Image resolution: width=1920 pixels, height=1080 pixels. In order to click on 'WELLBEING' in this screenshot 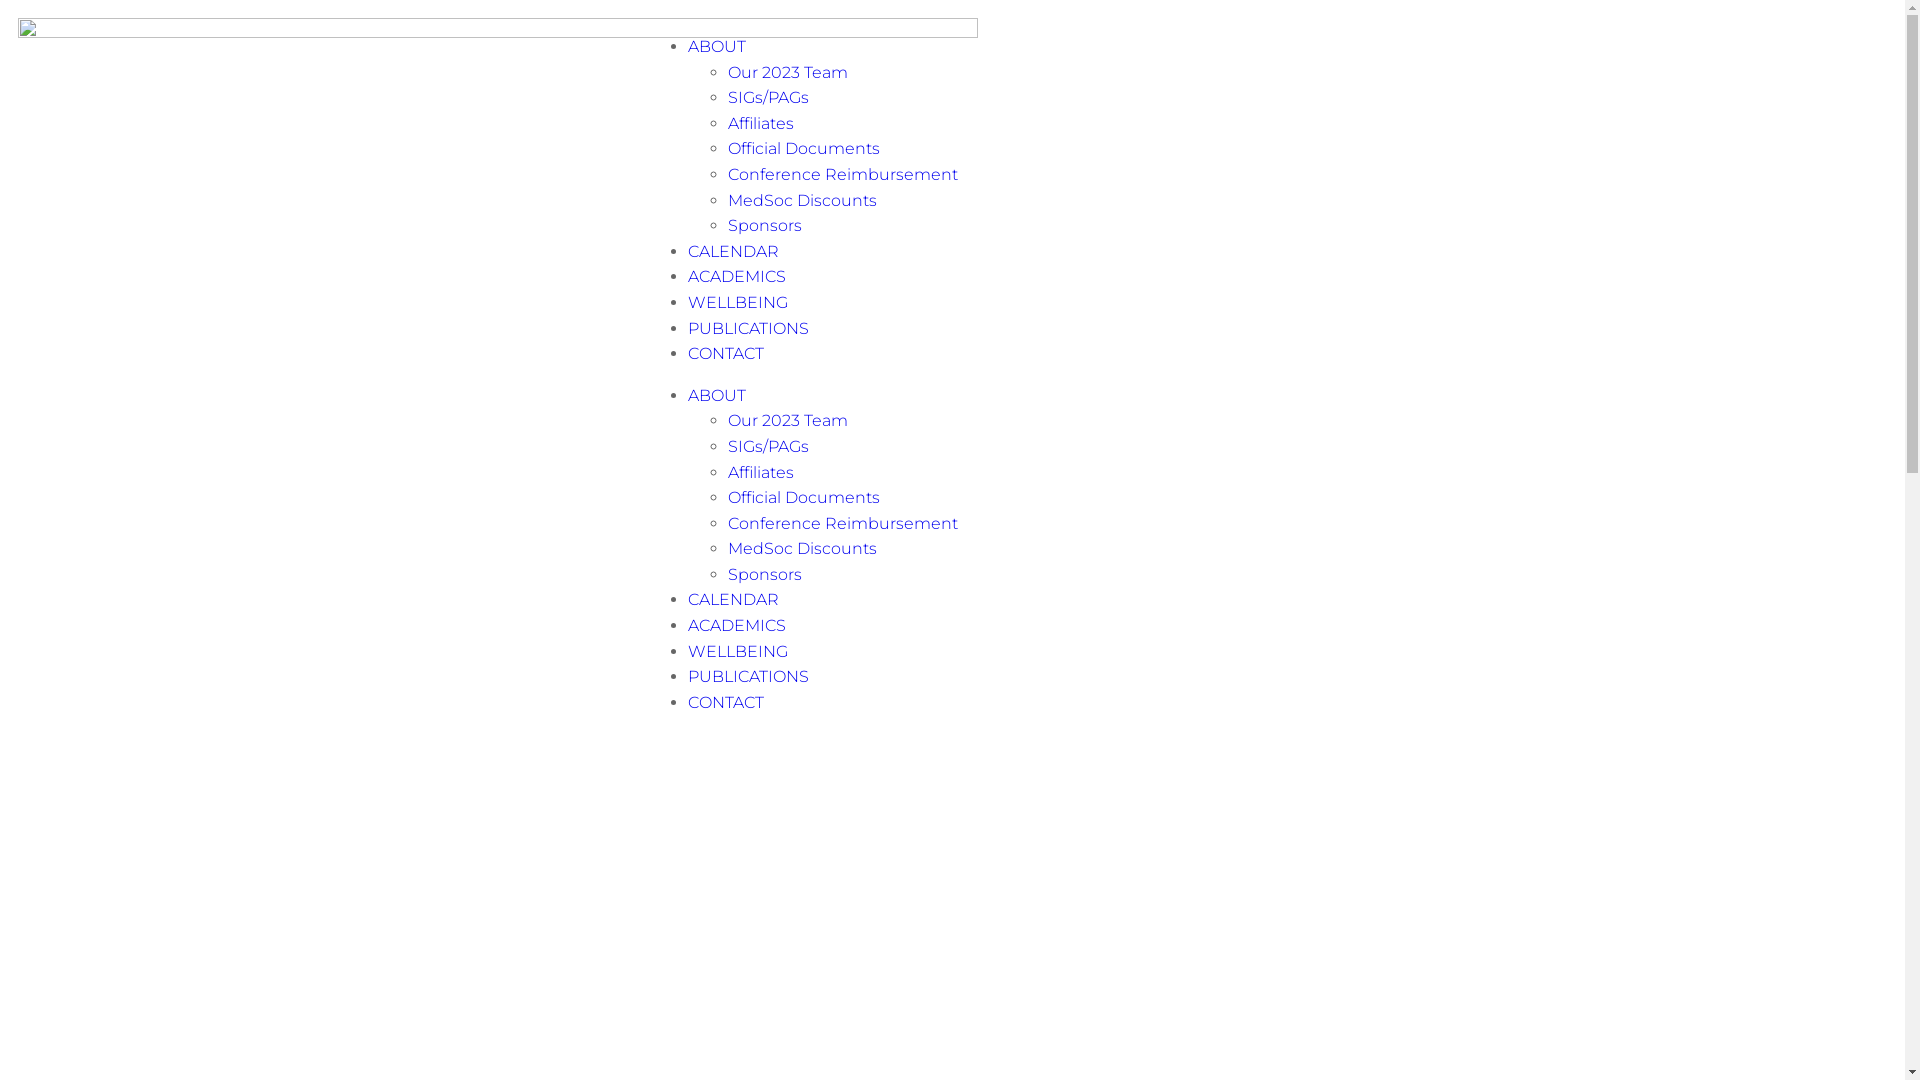, I will do `click(737, 302)`.